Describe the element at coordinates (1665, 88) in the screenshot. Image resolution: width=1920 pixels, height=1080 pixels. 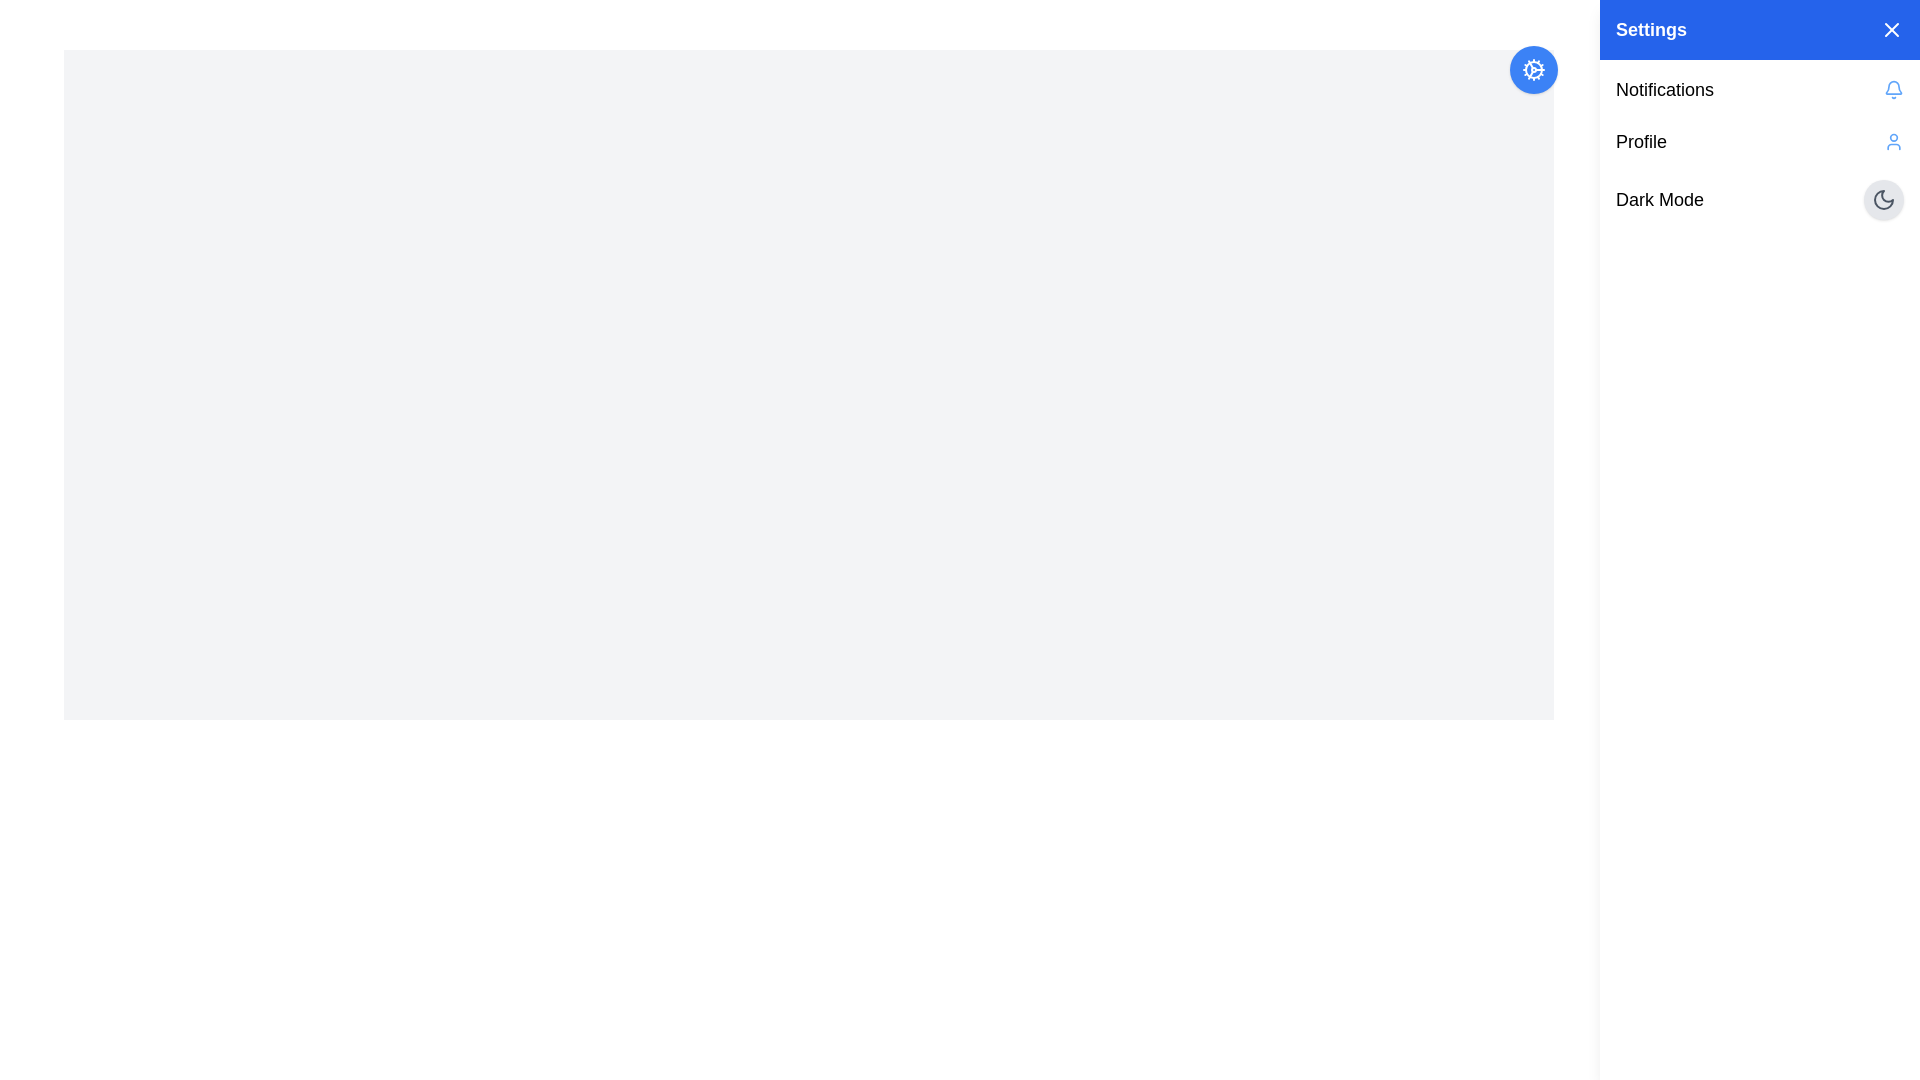
I see `'Notifications' label located at the top of the sidebar on the right-hand side of the interface` at that location.